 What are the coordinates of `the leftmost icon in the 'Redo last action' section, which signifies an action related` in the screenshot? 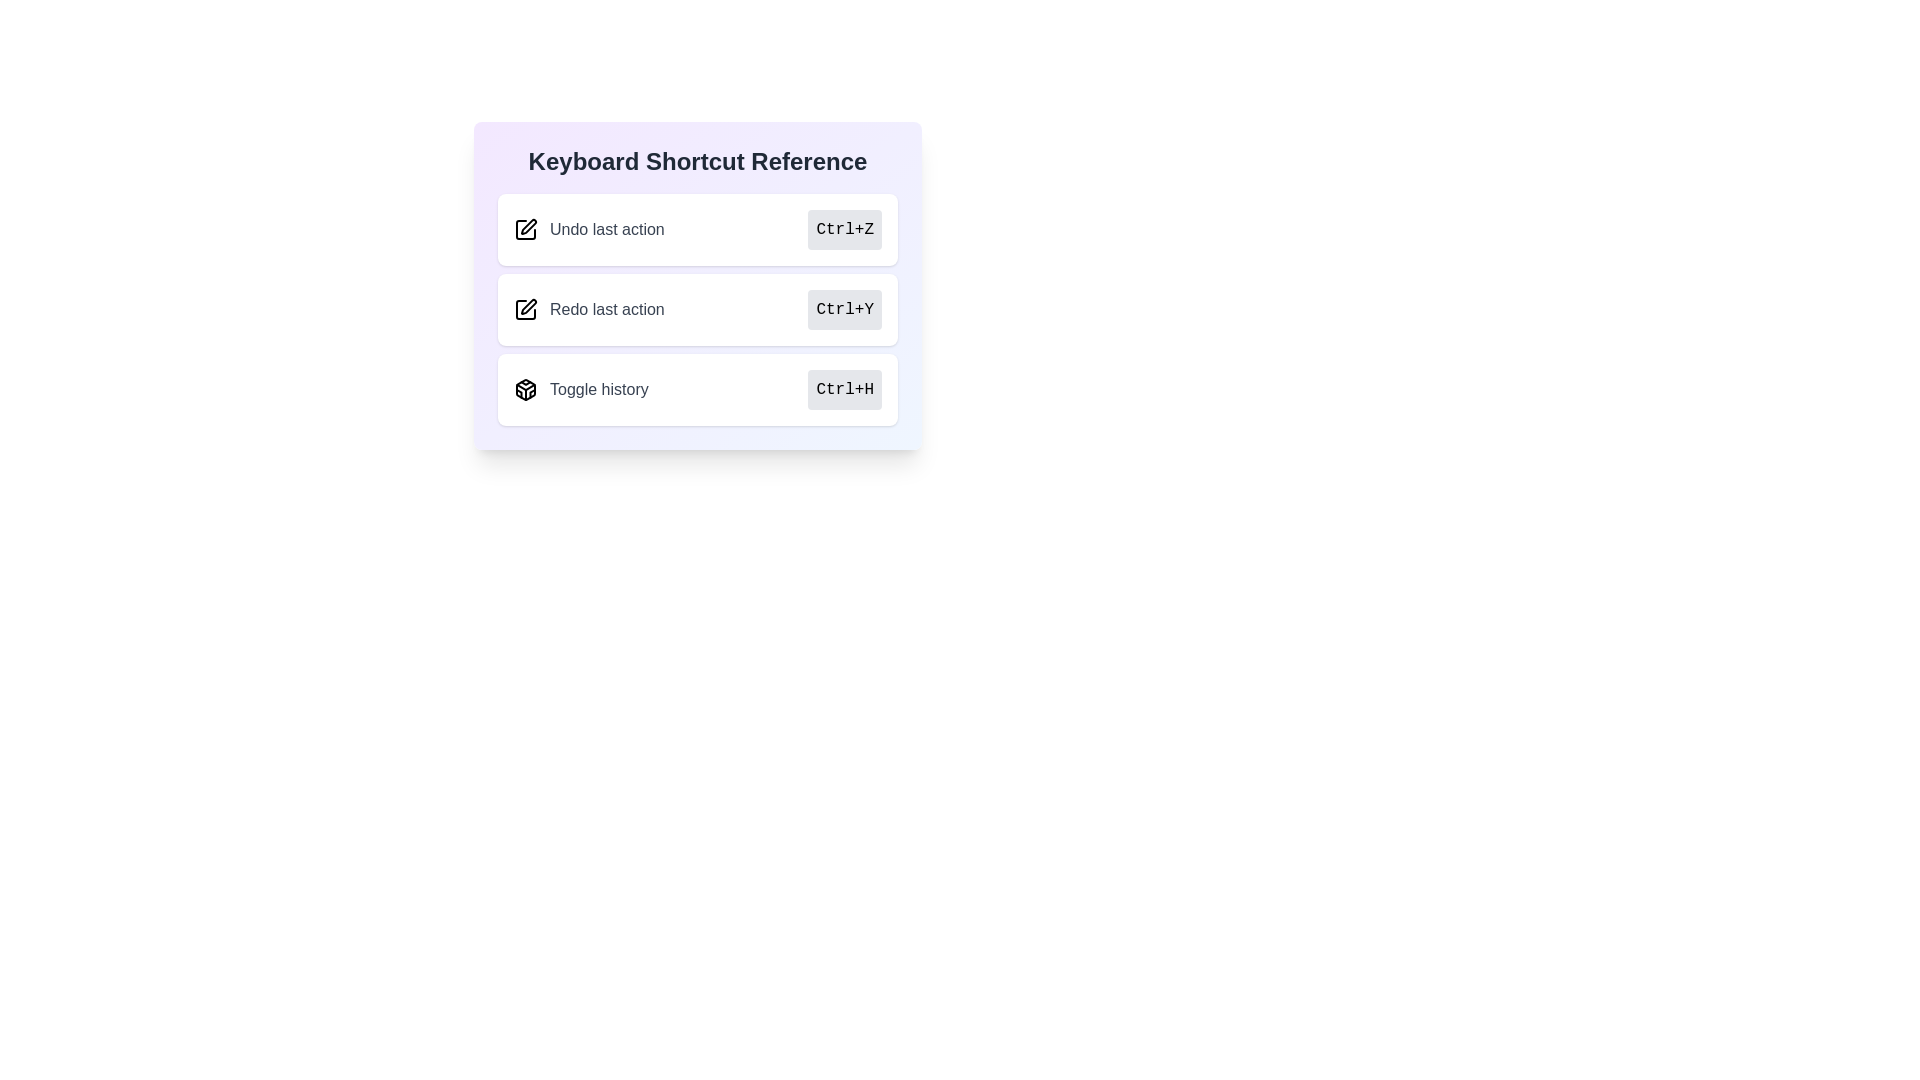 It's located at (526, 309).